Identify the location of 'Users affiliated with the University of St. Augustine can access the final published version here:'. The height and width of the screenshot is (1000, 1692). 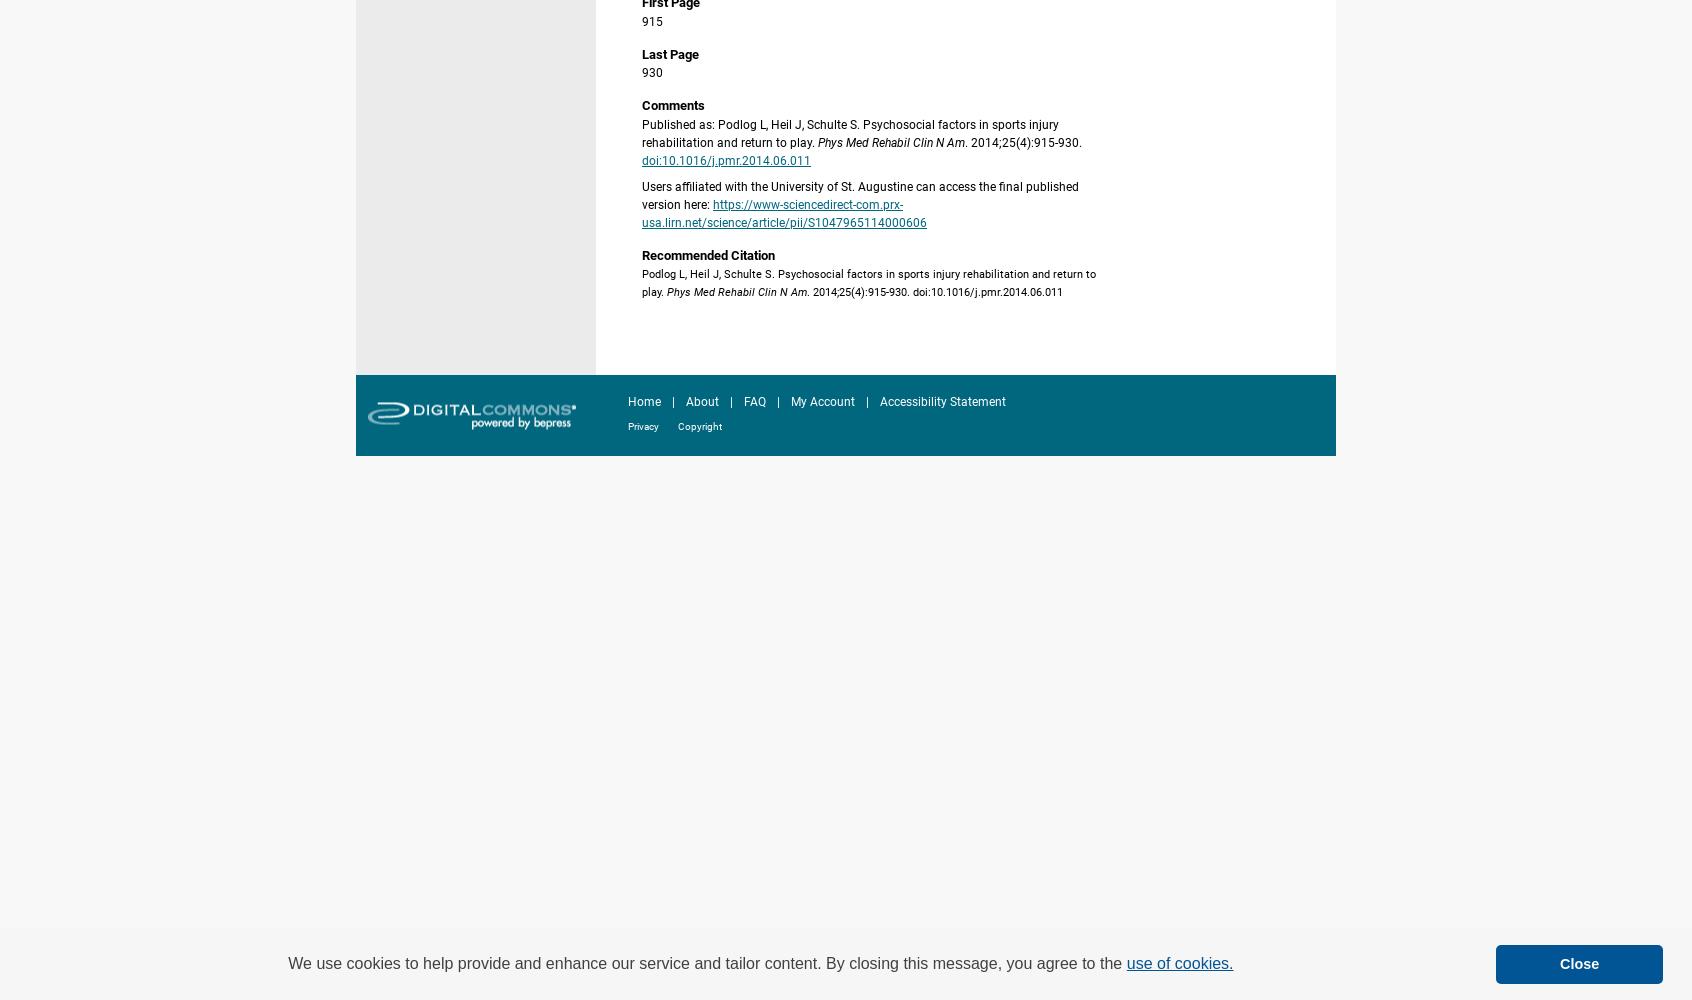
(859, 194).